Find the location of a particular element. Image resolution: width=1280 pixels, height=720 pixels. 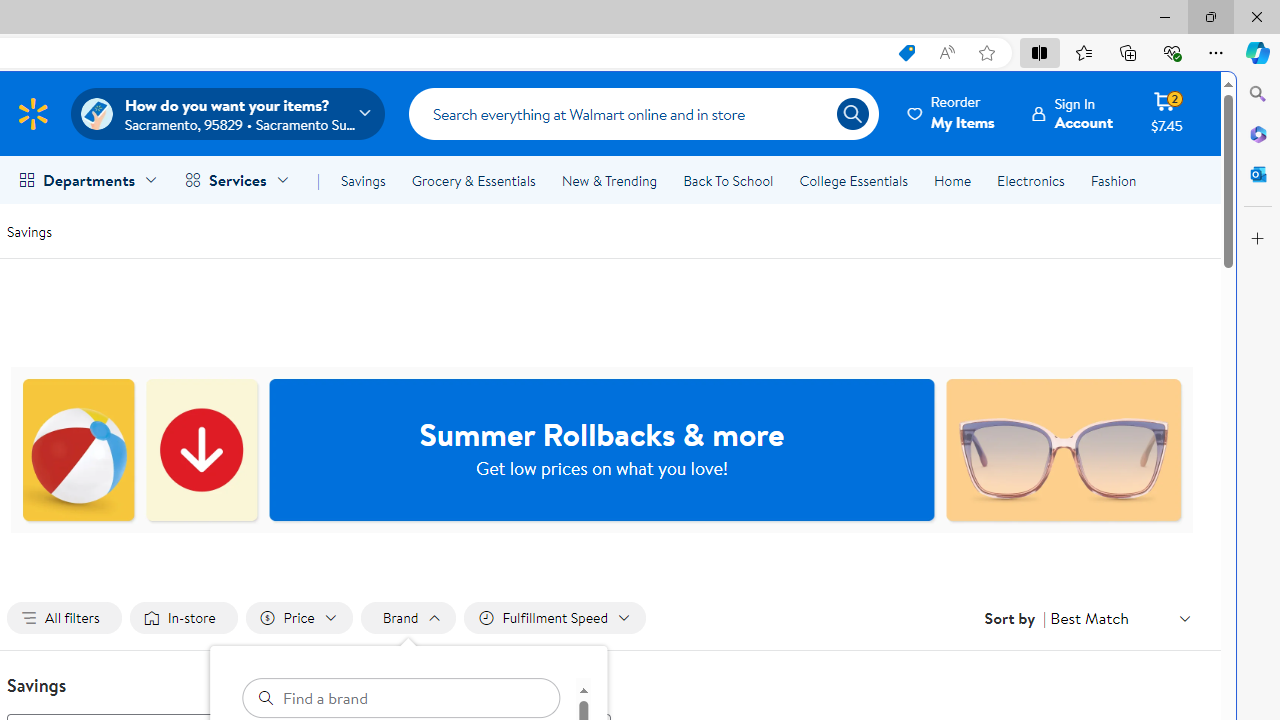

'Cart contains 2 items Total Amount $7.45' is located at coordinates (1166, 113).